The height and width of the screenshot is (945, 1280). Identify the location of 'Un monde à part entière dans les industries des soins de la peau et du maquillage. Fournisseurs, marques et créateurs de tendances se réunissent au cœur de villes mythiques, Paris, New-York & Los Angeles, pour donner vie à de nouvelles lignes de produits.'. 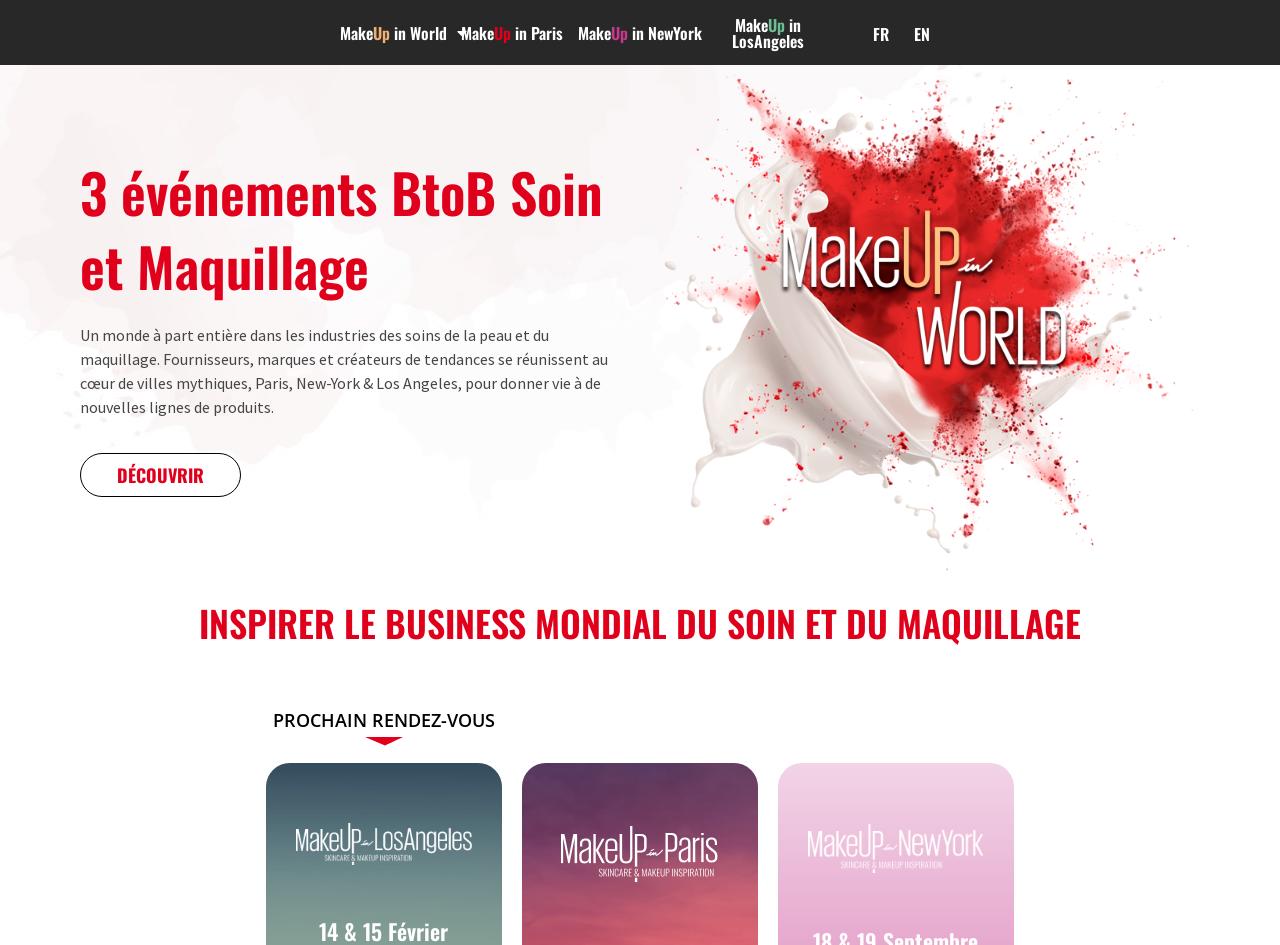
(343, 370).